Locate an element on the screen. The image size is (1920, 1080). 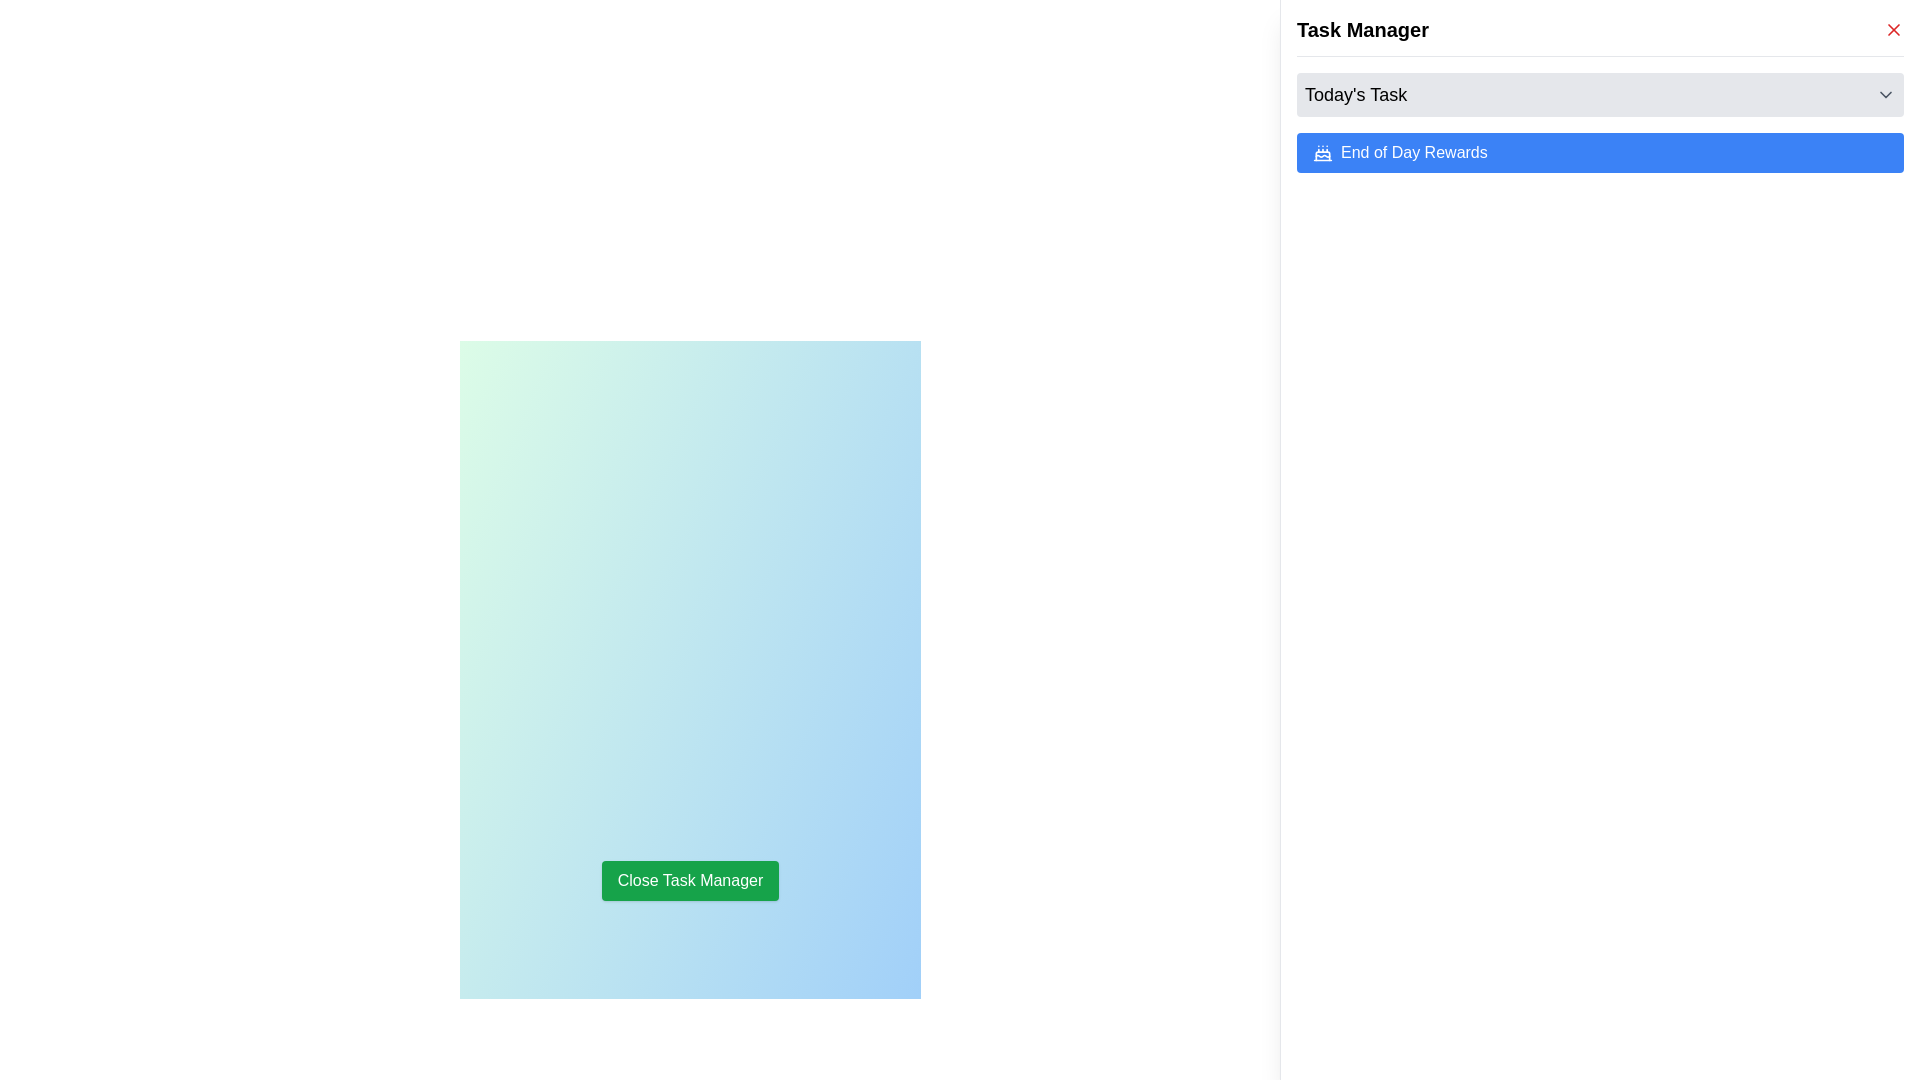
the 'End of Day Rewards' button located in the right panel titled 'Task Manager', positioned below the 'Today's Task' dropdown menu for keyboard interaction is located at coordinates (1600, 152).